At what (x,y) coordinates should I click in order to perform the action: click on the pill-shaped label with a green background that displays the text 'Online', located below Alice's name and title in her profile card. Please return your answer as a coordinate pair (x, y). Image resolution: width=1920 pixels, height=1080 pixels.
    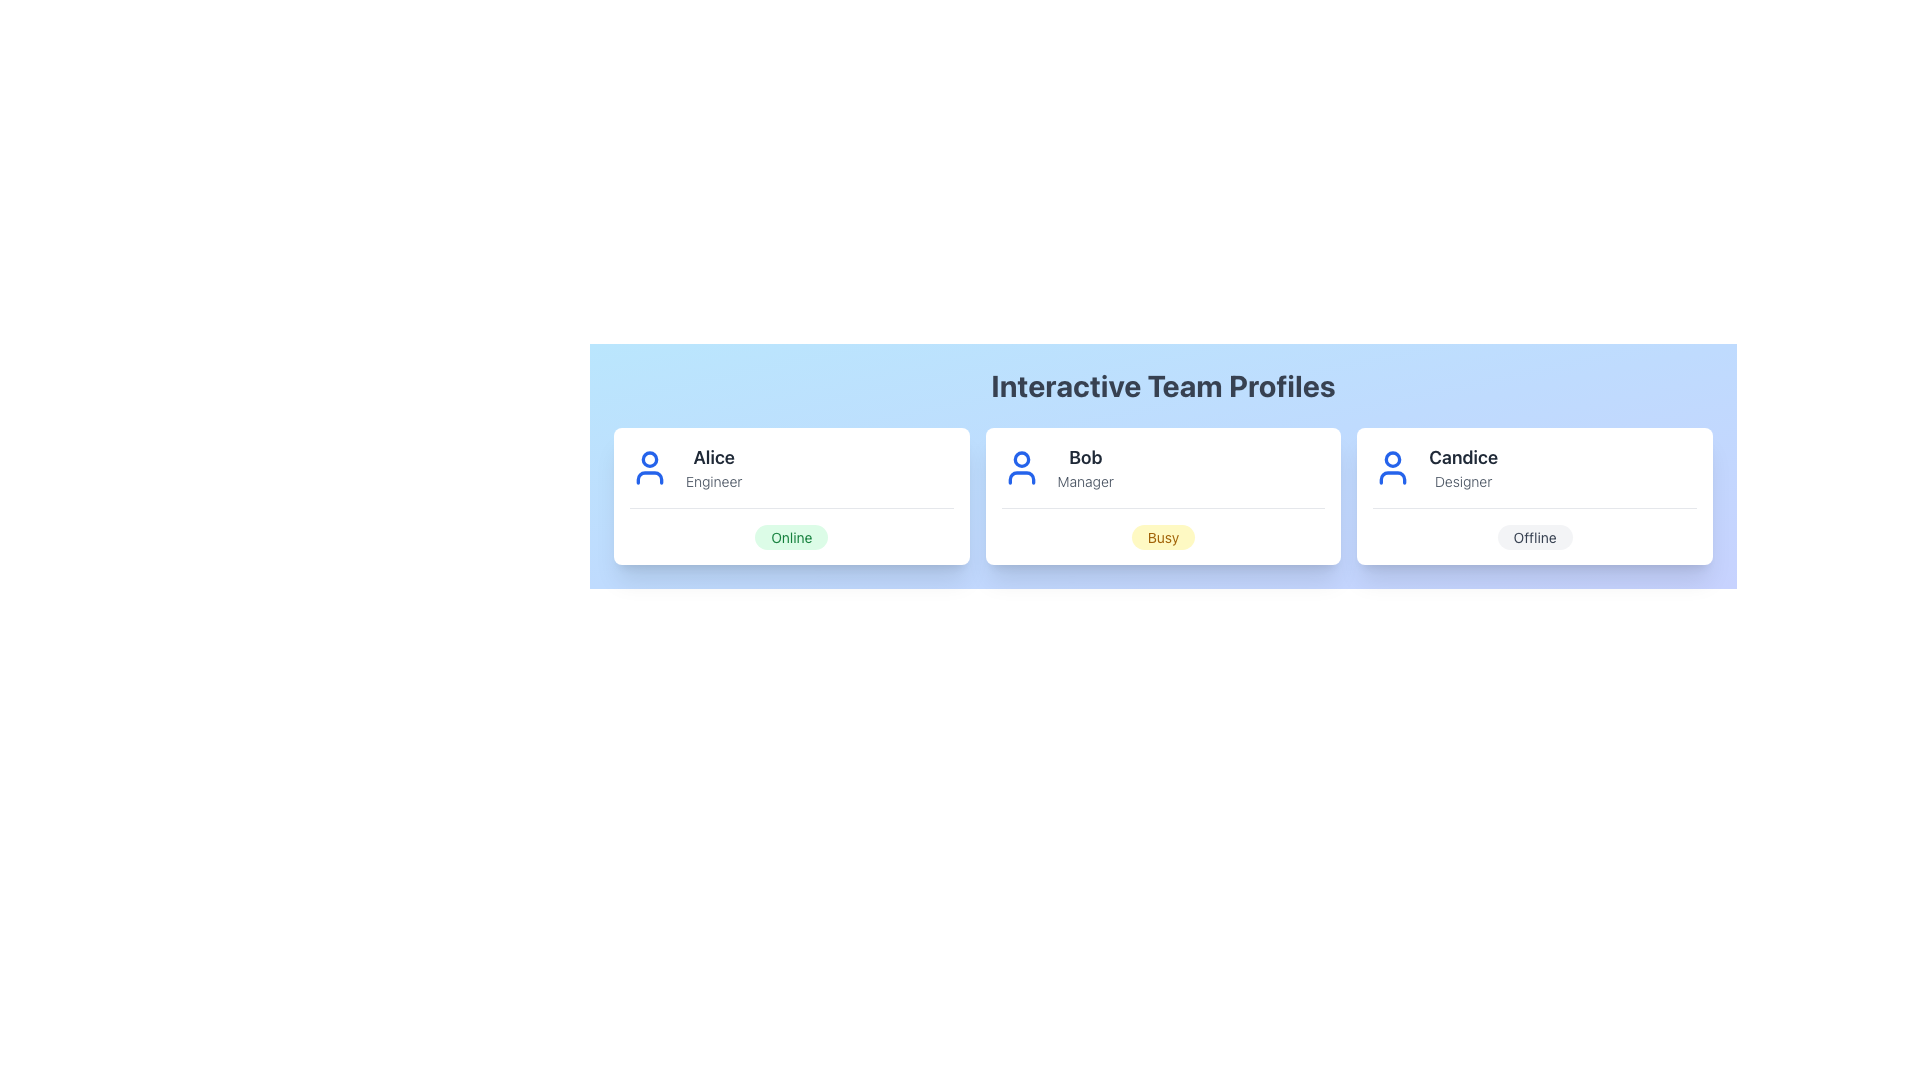
    Looking at the image, I should click on (790, 536).